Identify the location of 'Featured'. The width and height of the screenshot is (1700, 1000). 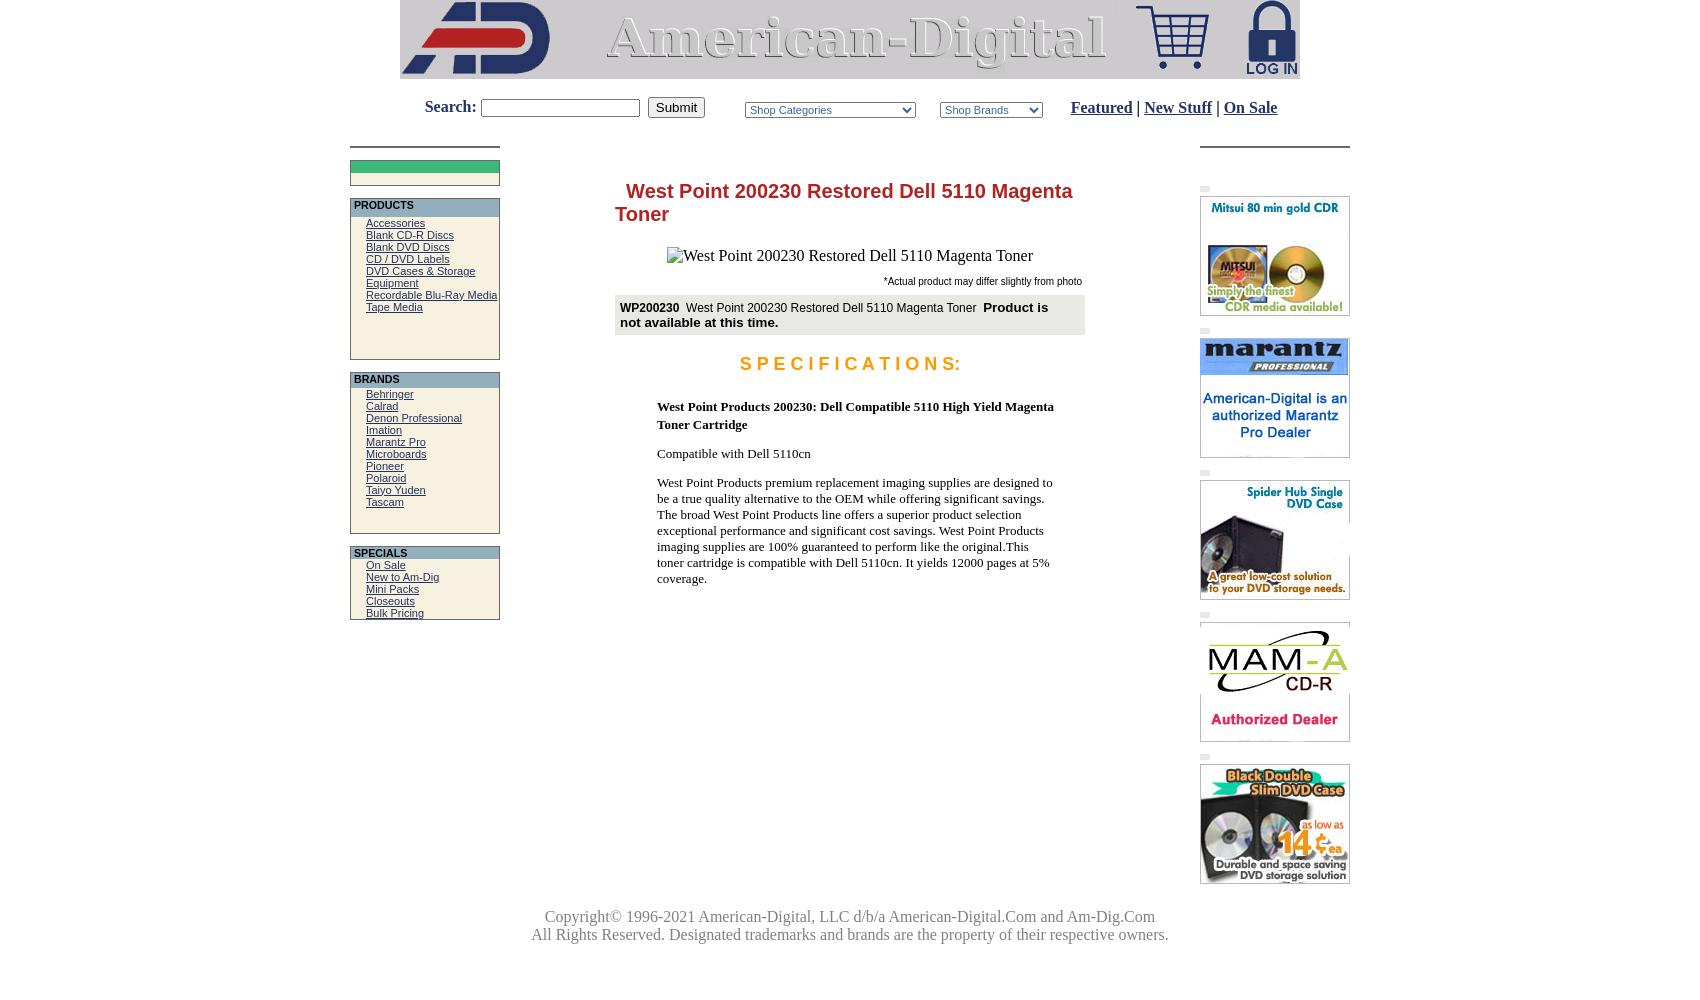
(1100, 105).